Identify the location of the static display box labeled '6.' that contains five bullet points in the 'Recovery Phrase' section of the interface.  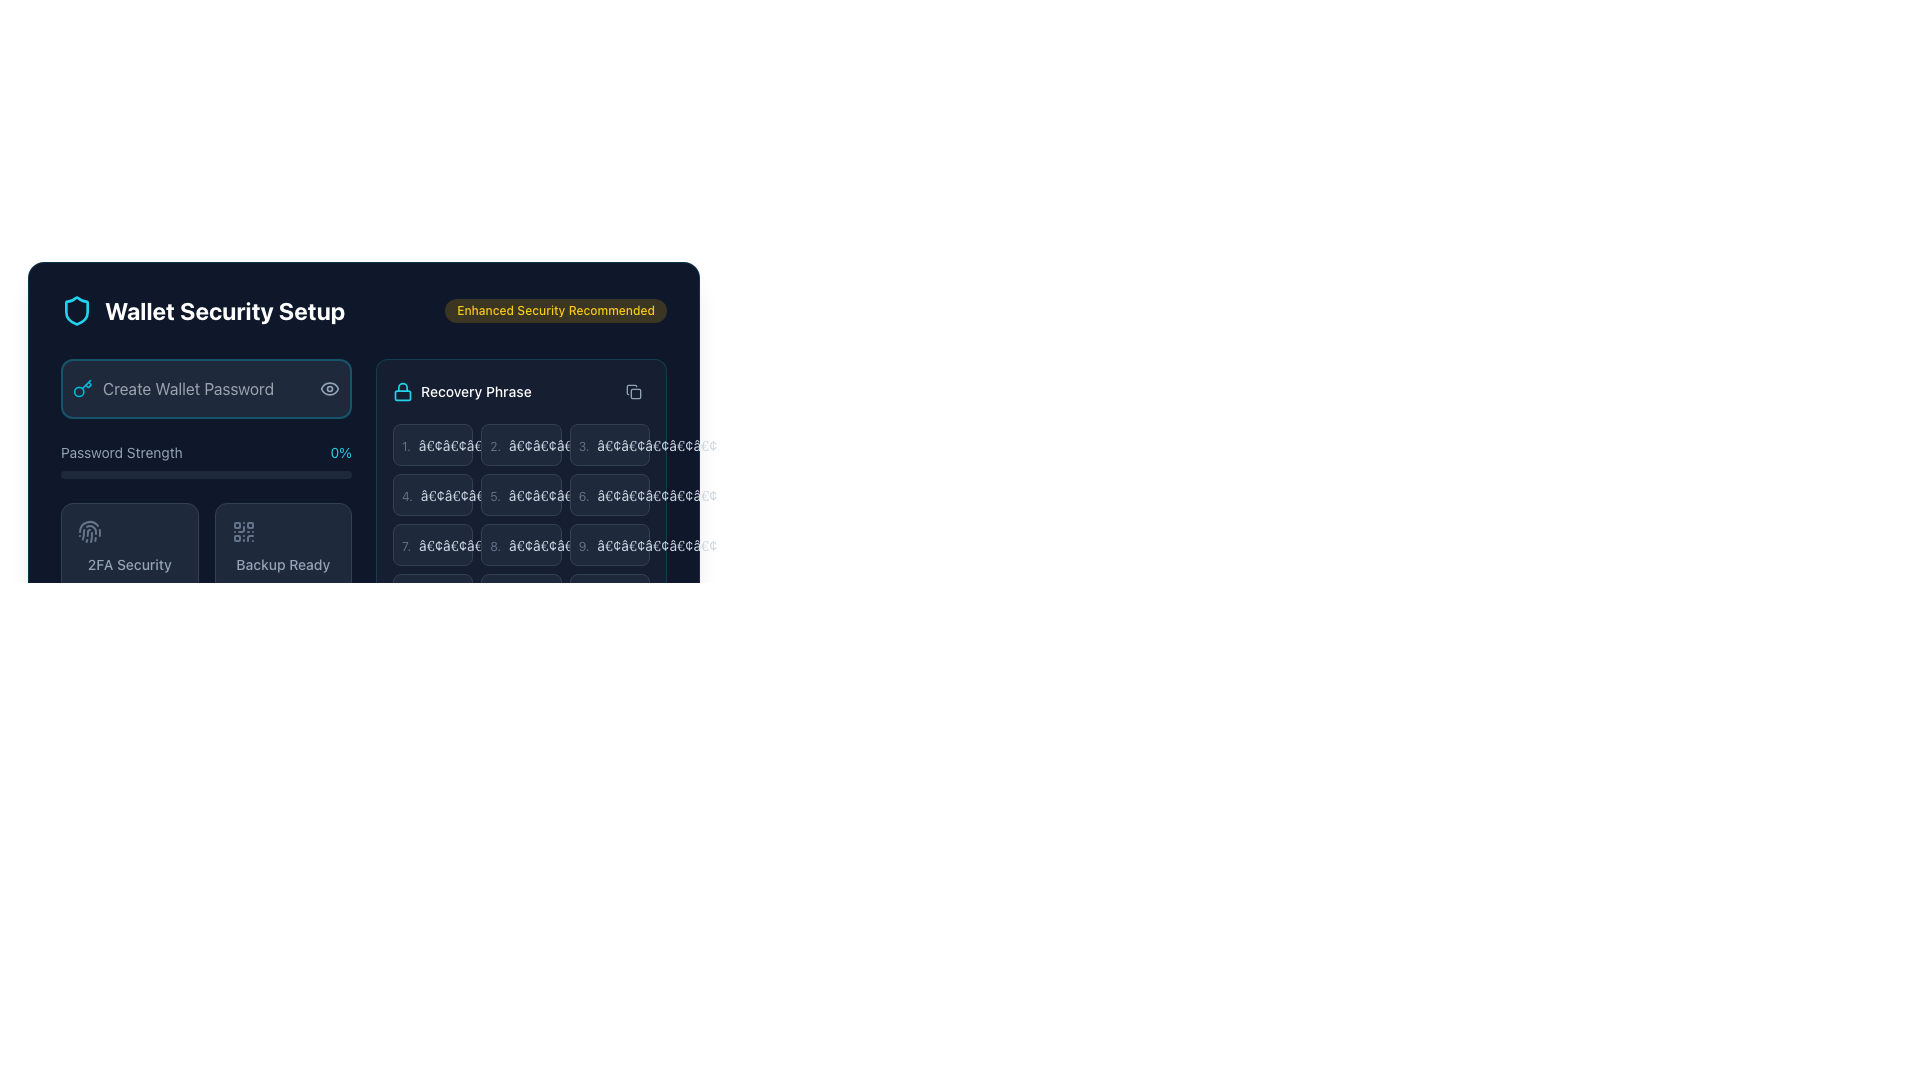
(608, 494).